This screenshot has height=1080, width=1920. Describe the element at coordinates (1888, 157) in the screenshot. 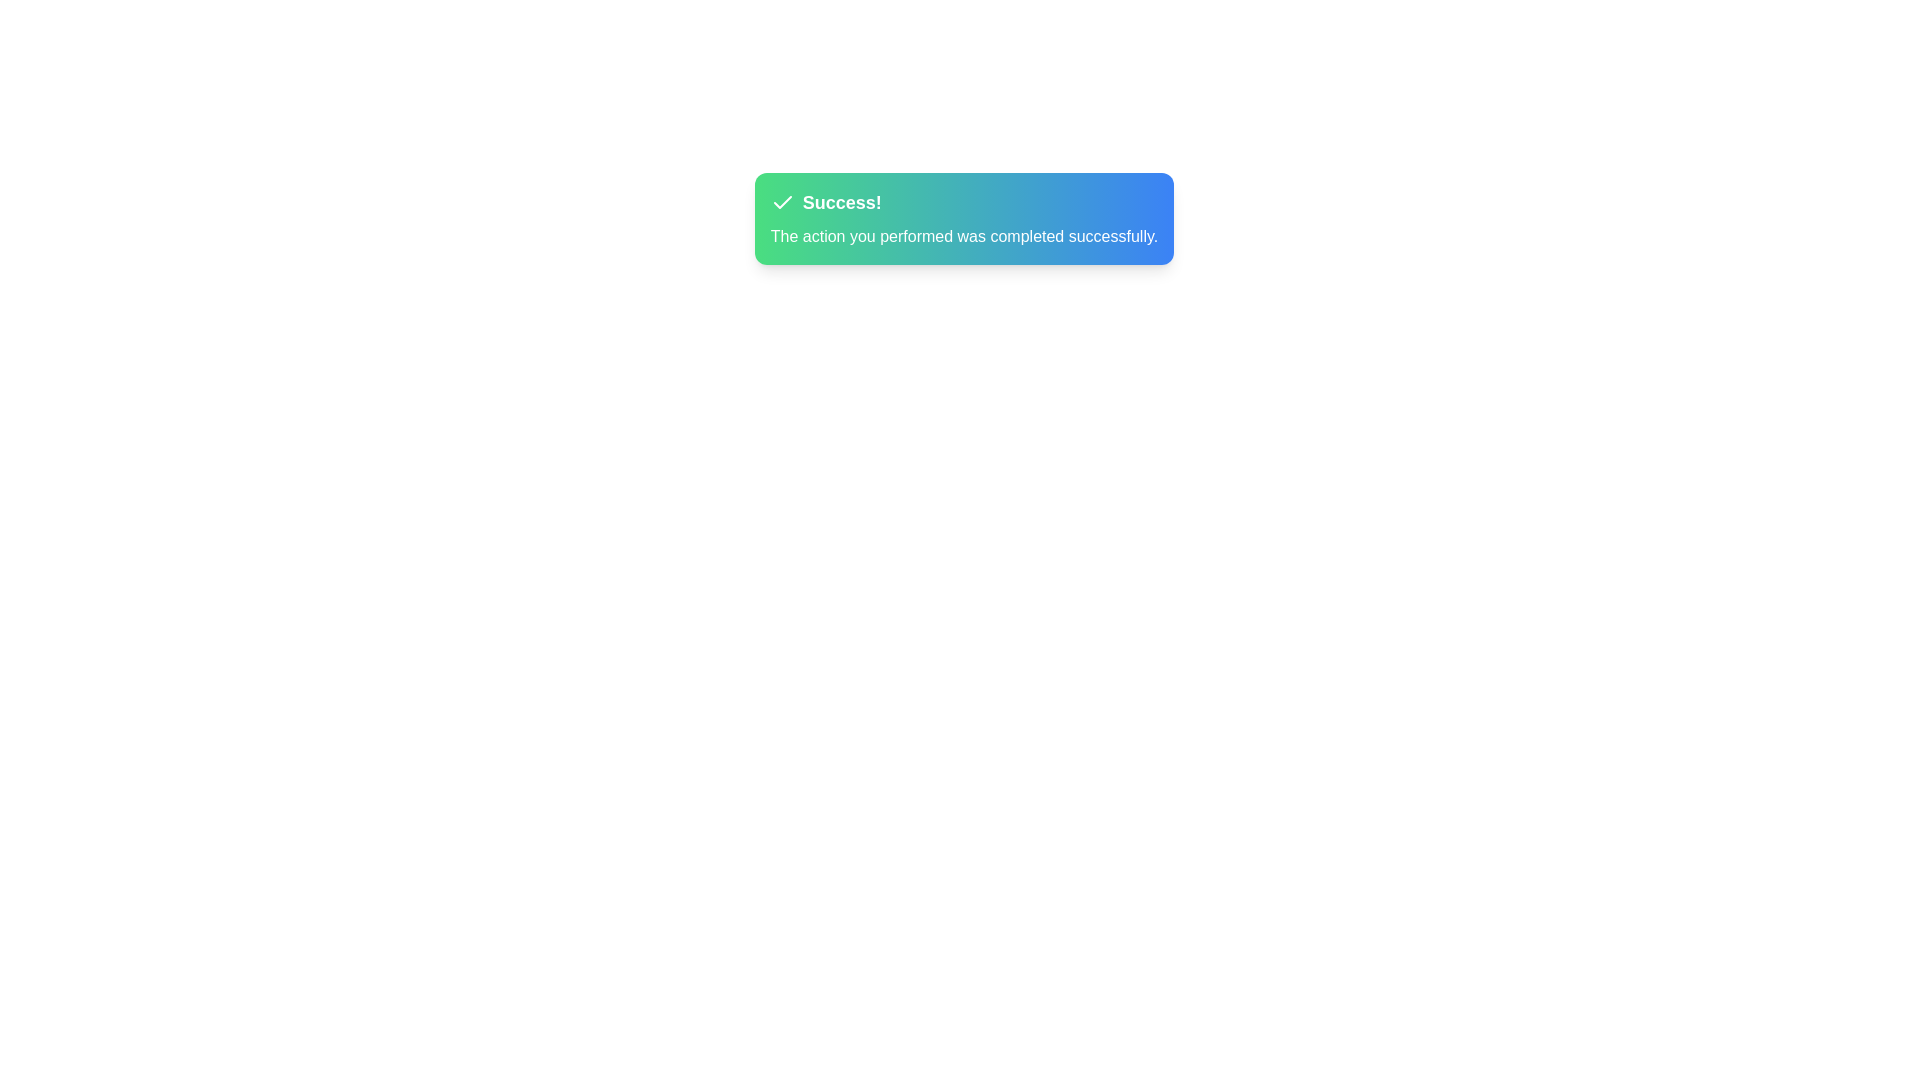

I see `the close button of the snackbar to dismiss it` at that location.